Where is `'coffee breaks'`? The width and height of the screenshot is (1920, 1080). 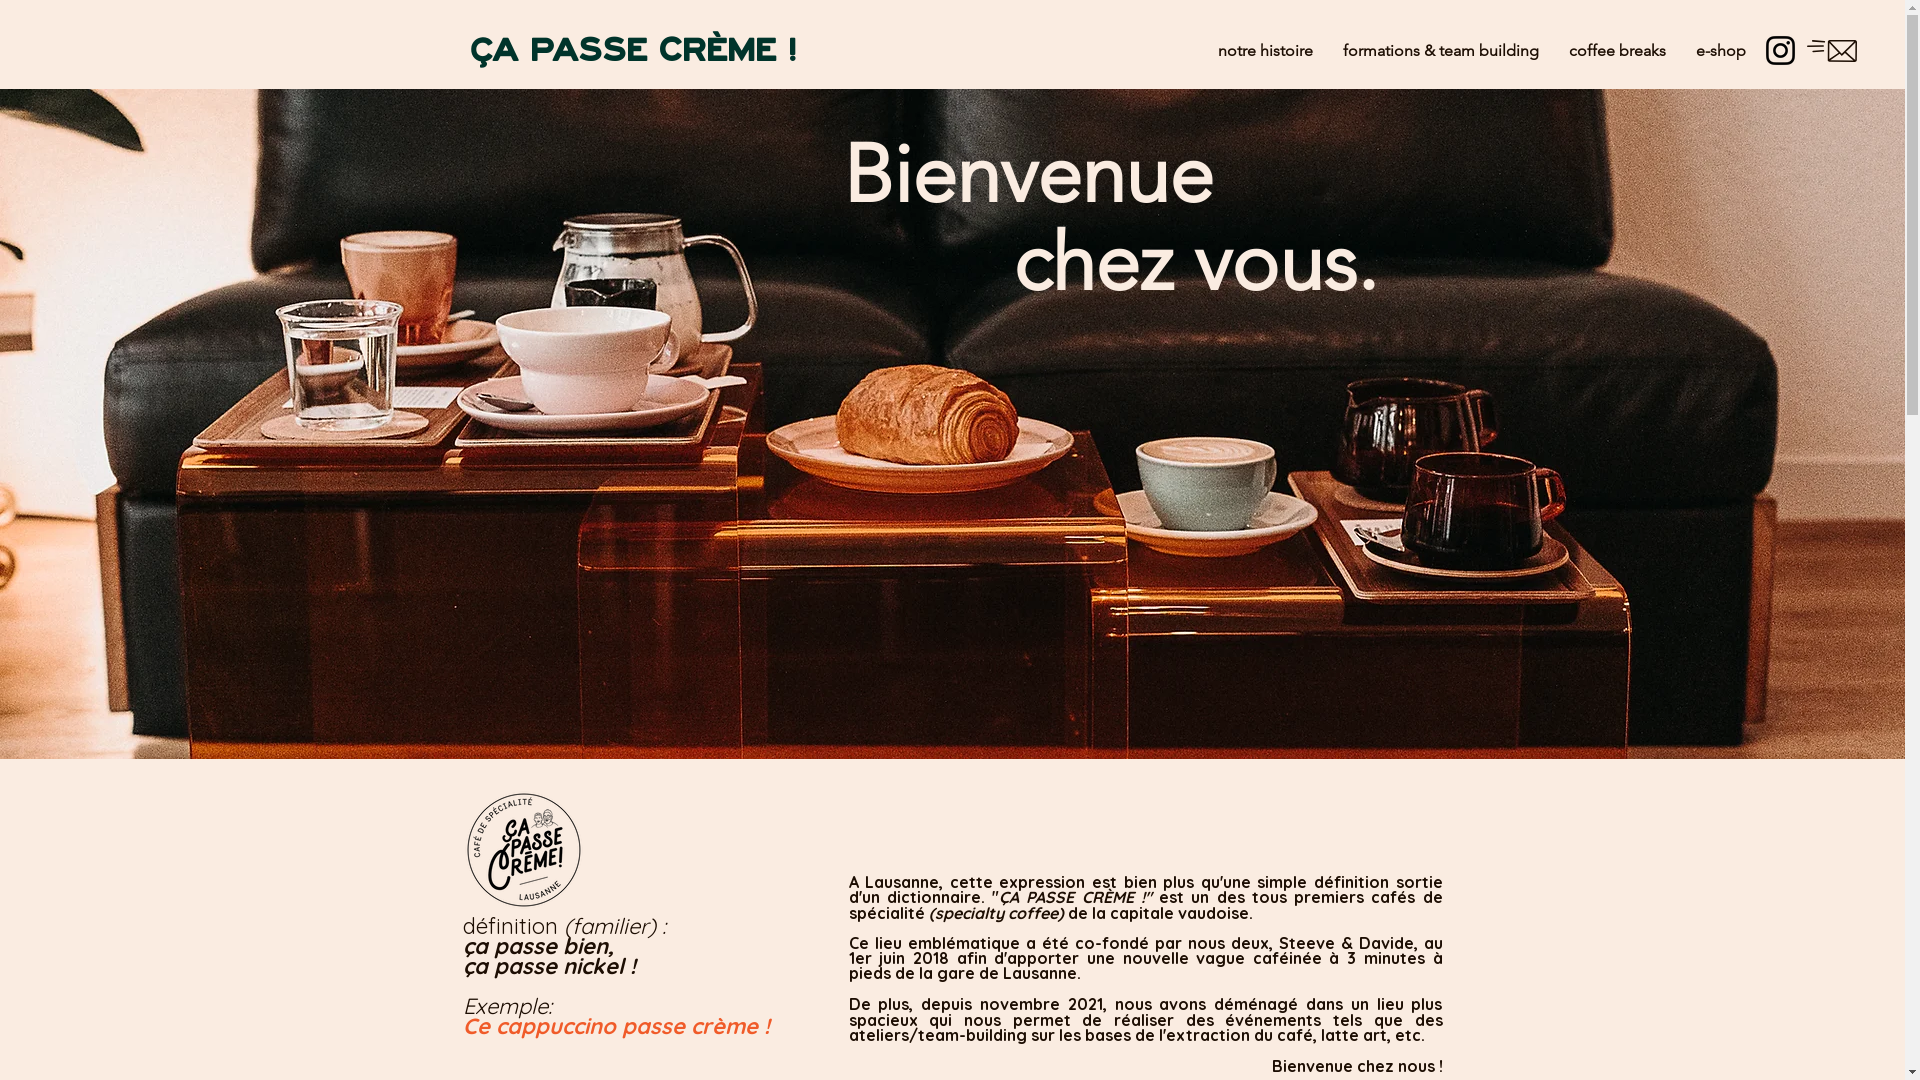
'coffee breaks' is located at coordinates (1617, 49).